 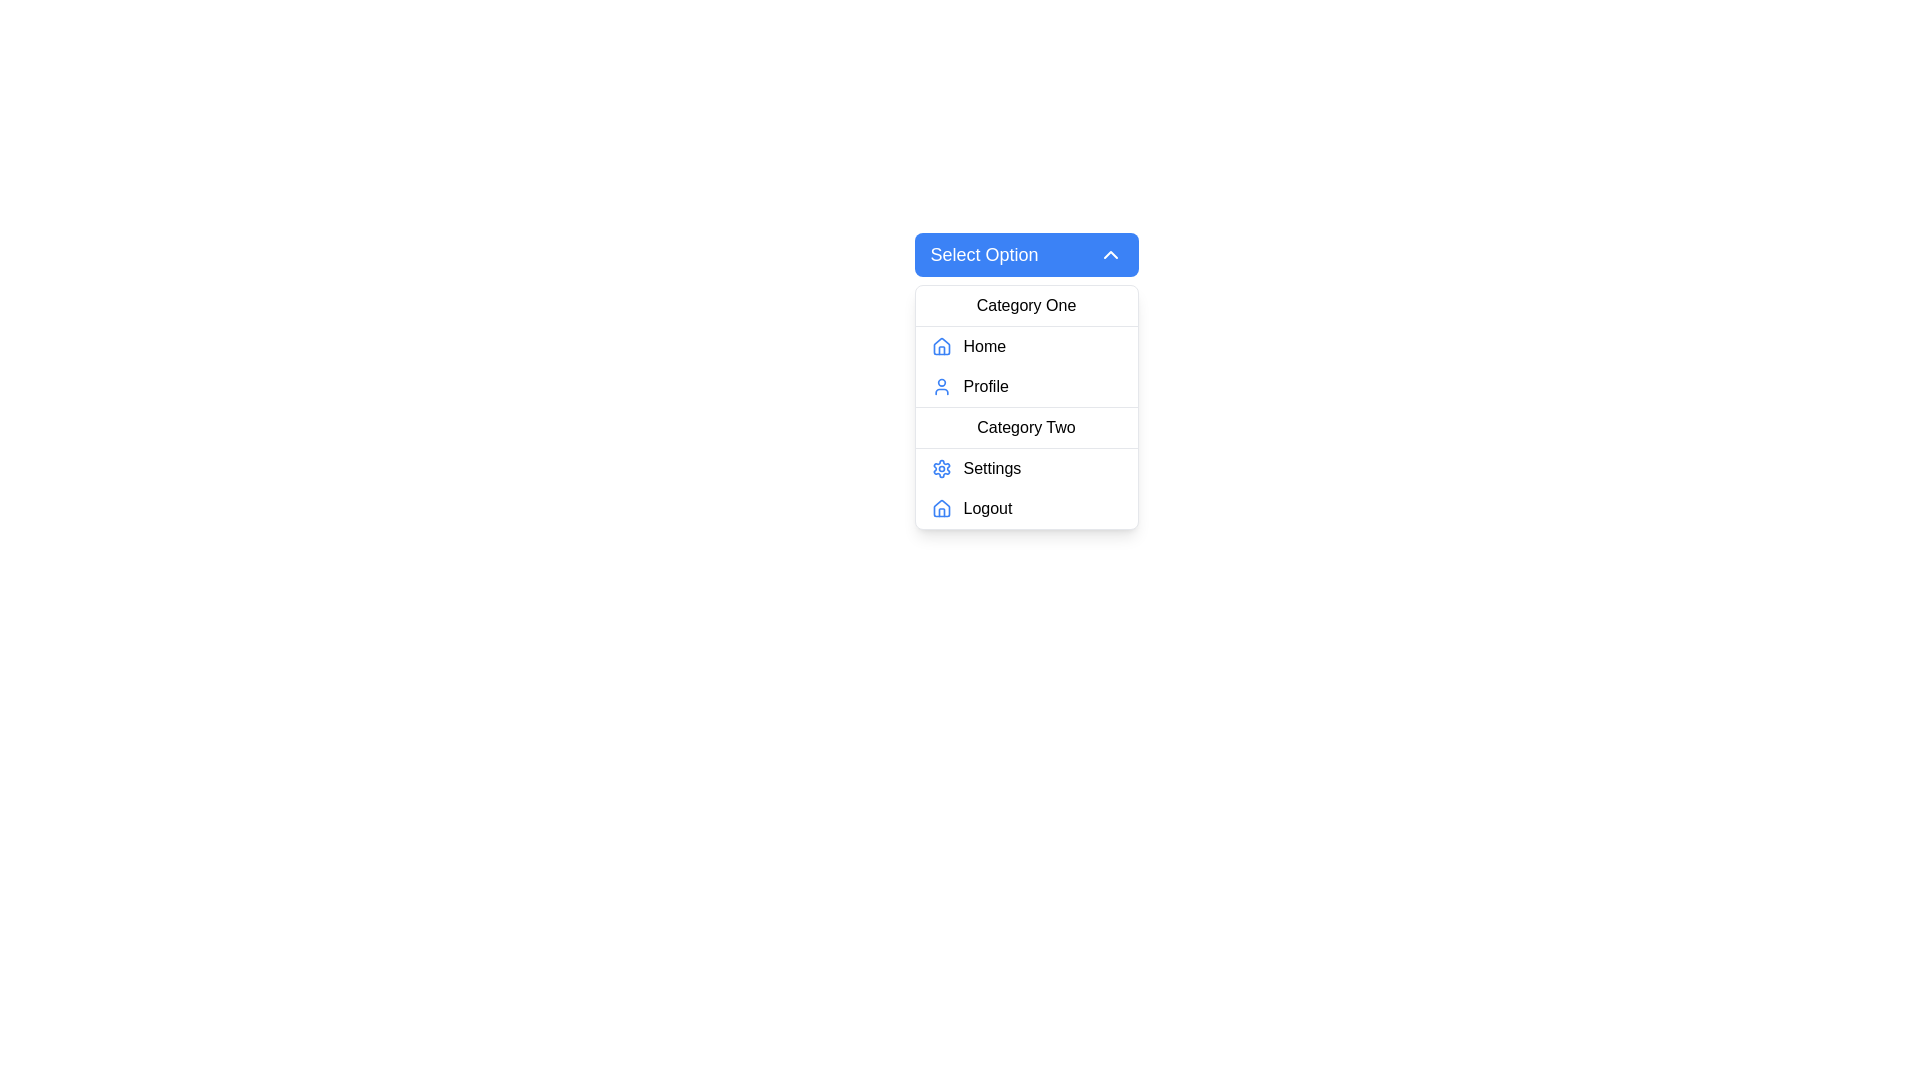 What do you see at coordinates (1026, 306) in the screenshot?
I see `the text label 'Category One' in the dropdown menu, which is the topmost item below the 'Select Option' title bar` at bounding box center [1026, 306].